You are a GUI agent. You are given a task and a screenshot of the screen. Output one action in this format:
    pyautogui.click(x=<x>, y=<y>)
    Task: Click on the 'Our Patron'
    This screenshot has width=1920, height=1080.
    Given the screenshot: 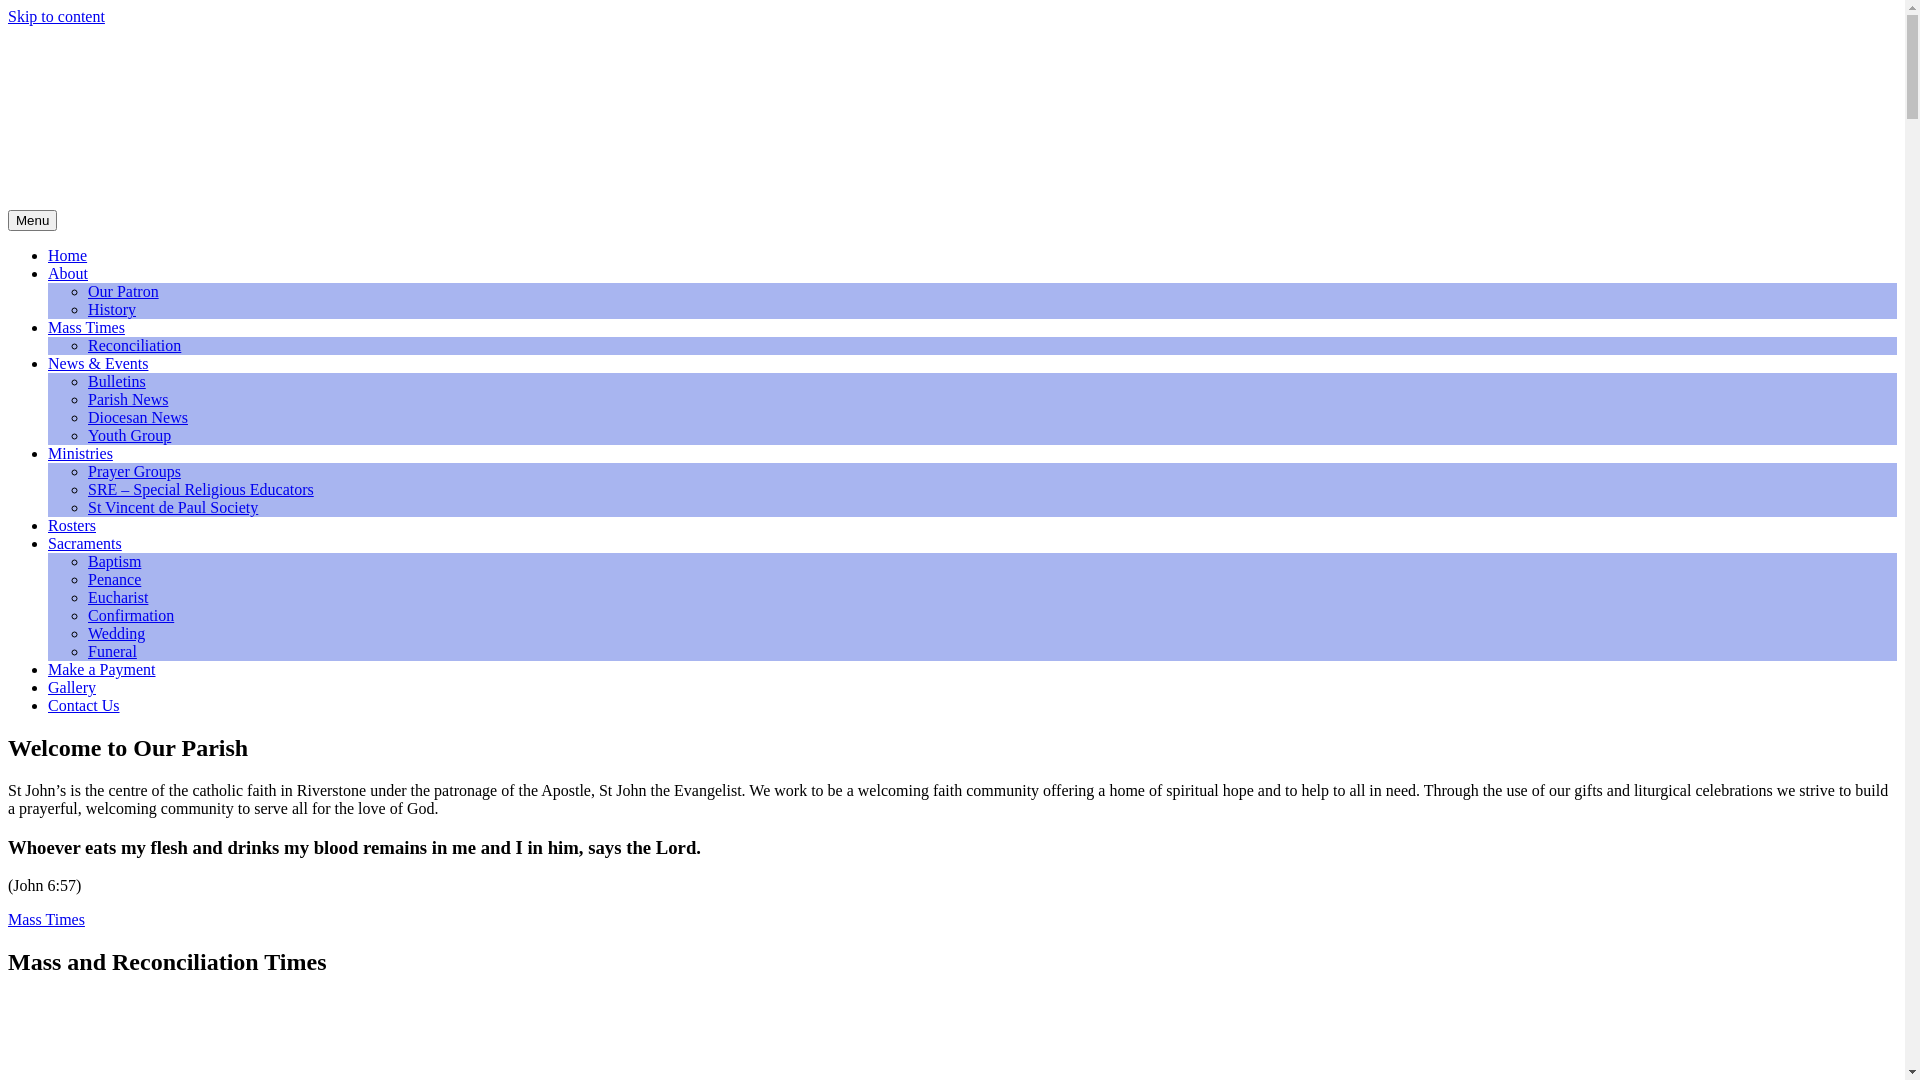 What is the action you would take?
    pyautogui.click(x=122, y=291)
    